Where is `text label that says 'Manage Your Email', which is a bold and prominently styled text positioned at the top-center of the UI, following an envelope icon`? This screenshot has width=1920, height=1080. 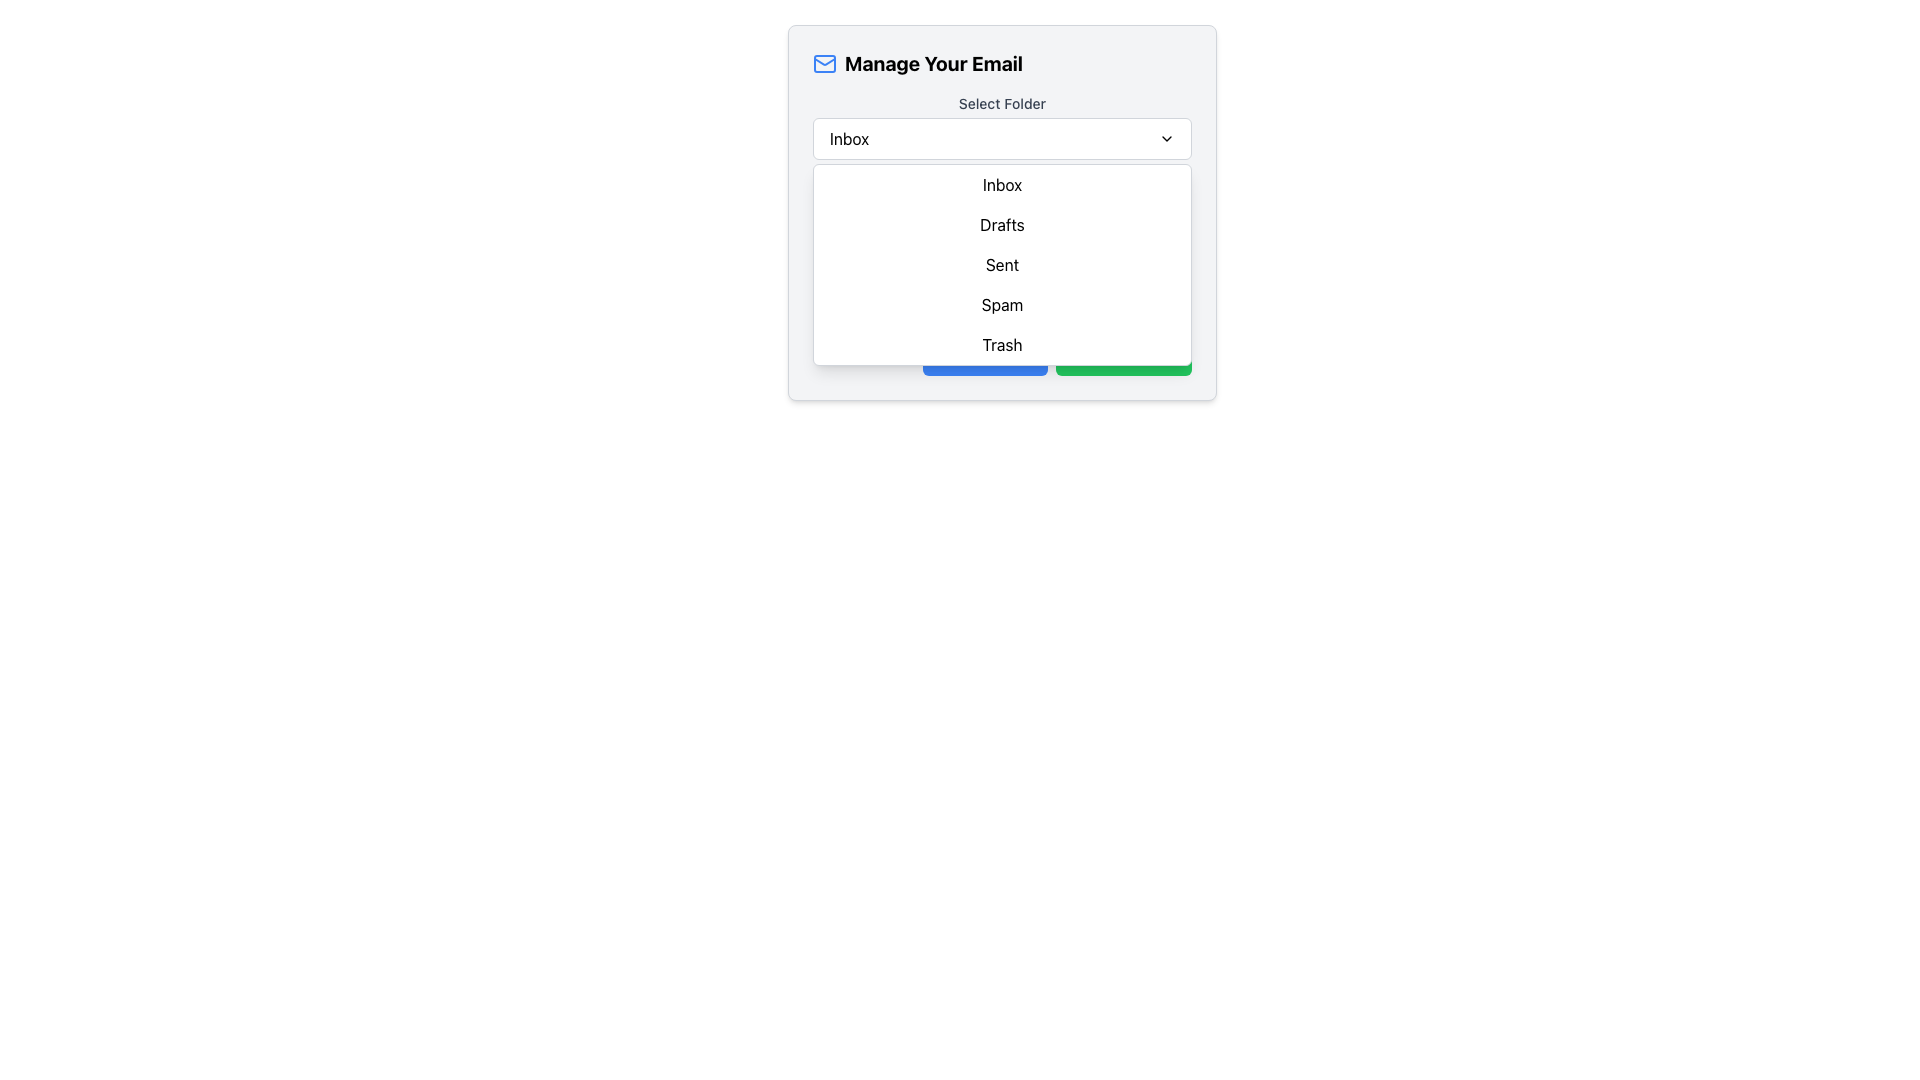
text label that says 'Manage Your Email', which is a bold and prominently styled text positioned at the top-center of the UI, following an envelope icon is located at coordinates (933, 63).